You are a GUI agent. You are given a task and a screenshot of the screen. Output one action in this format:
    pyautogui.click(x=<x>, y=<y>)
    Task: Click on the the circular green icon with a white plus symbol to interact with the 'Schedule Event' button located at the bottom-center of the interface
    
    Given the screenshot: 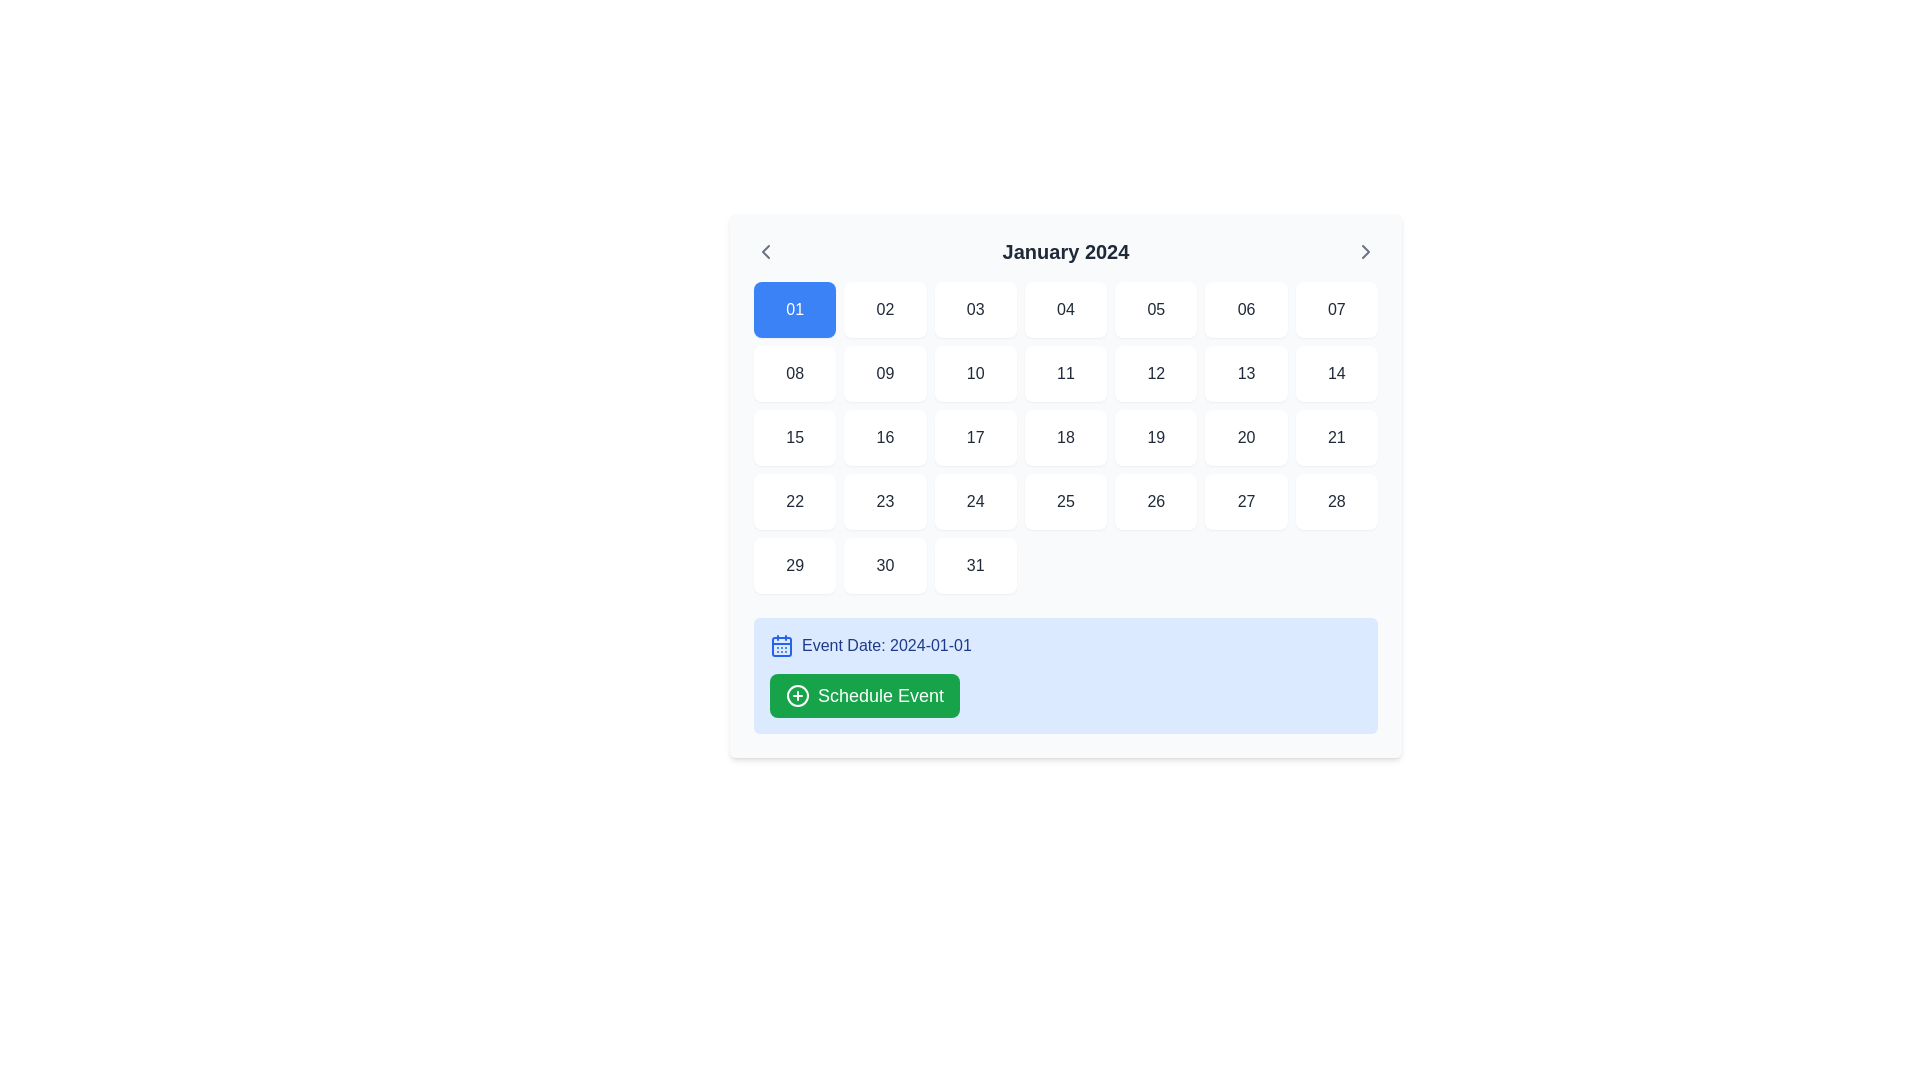 What is the action you would take?
    pyautogui.click(x=796, y=694)
    